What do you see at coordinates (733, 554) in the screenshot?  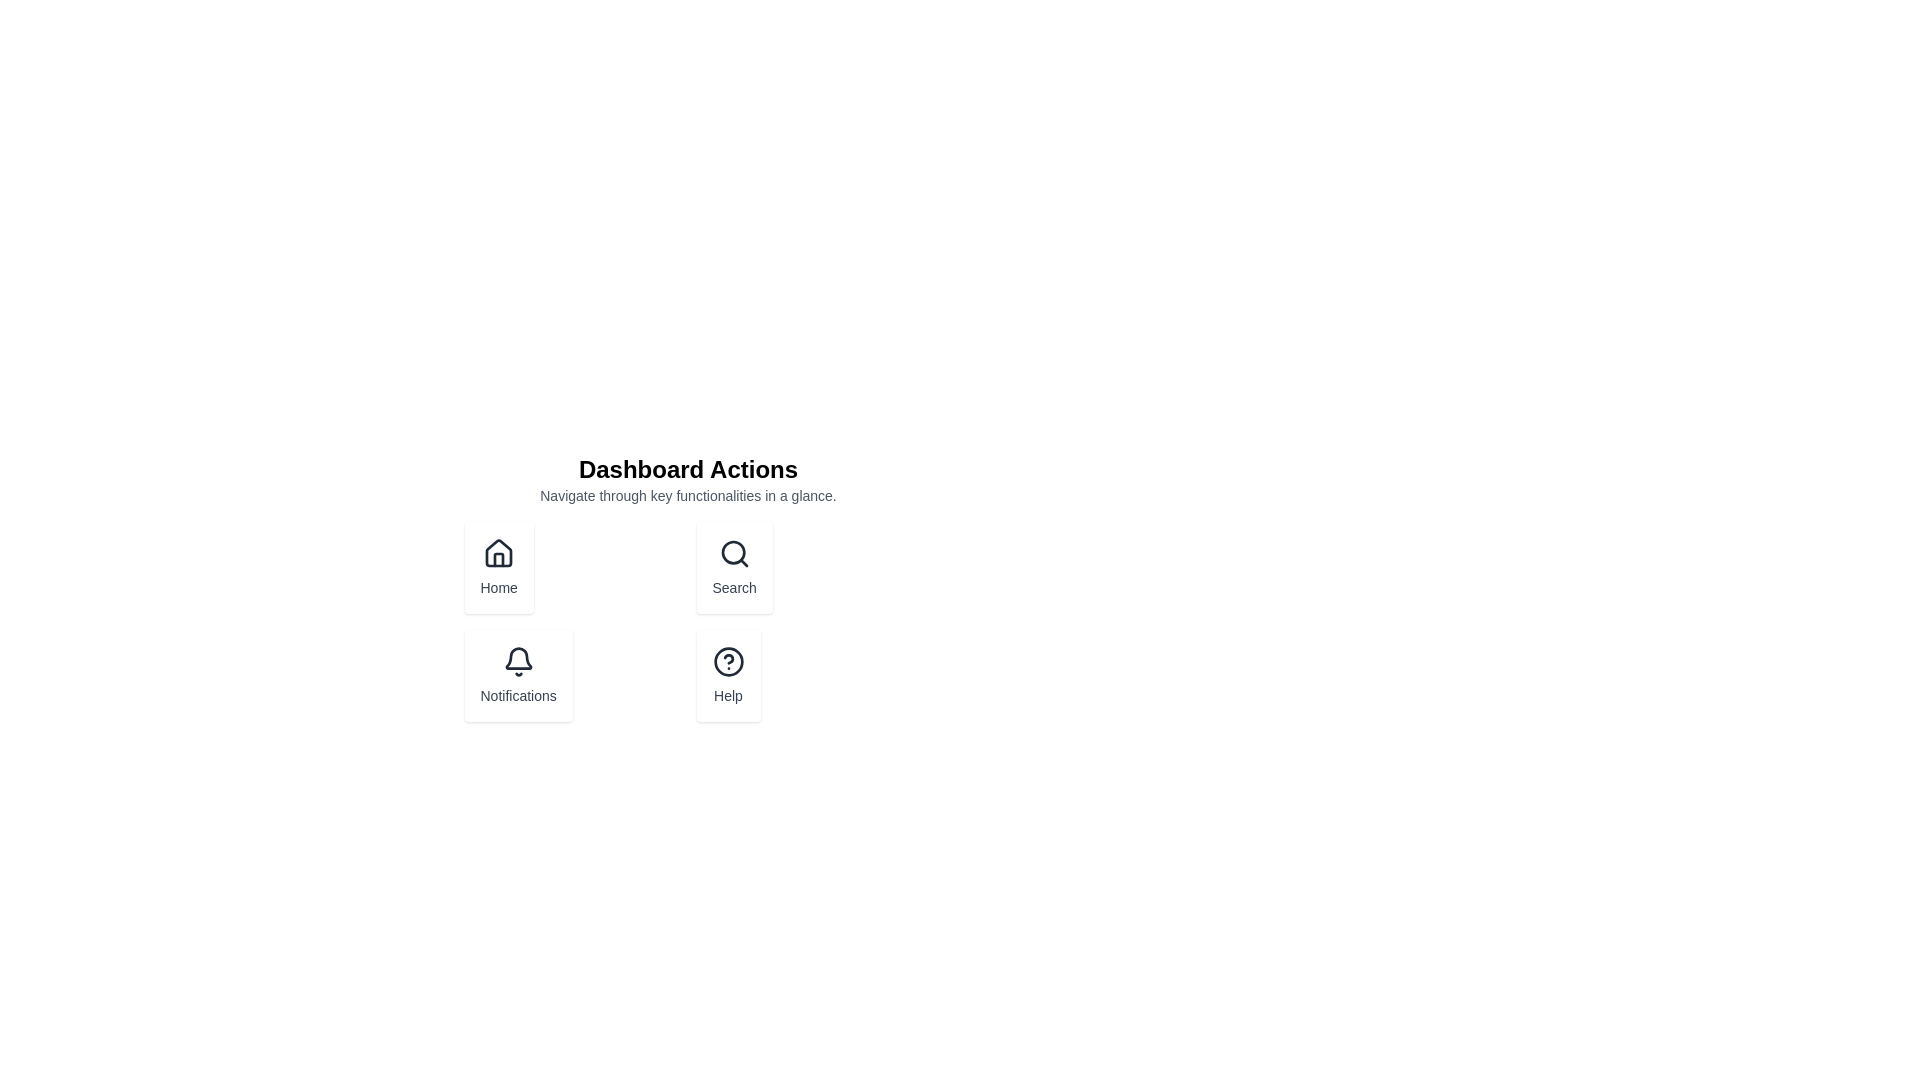 I see `the magnifying glass icon within the 'Search' button located in the 'Dashboard Actions' section` at bounding box center [733, 554].